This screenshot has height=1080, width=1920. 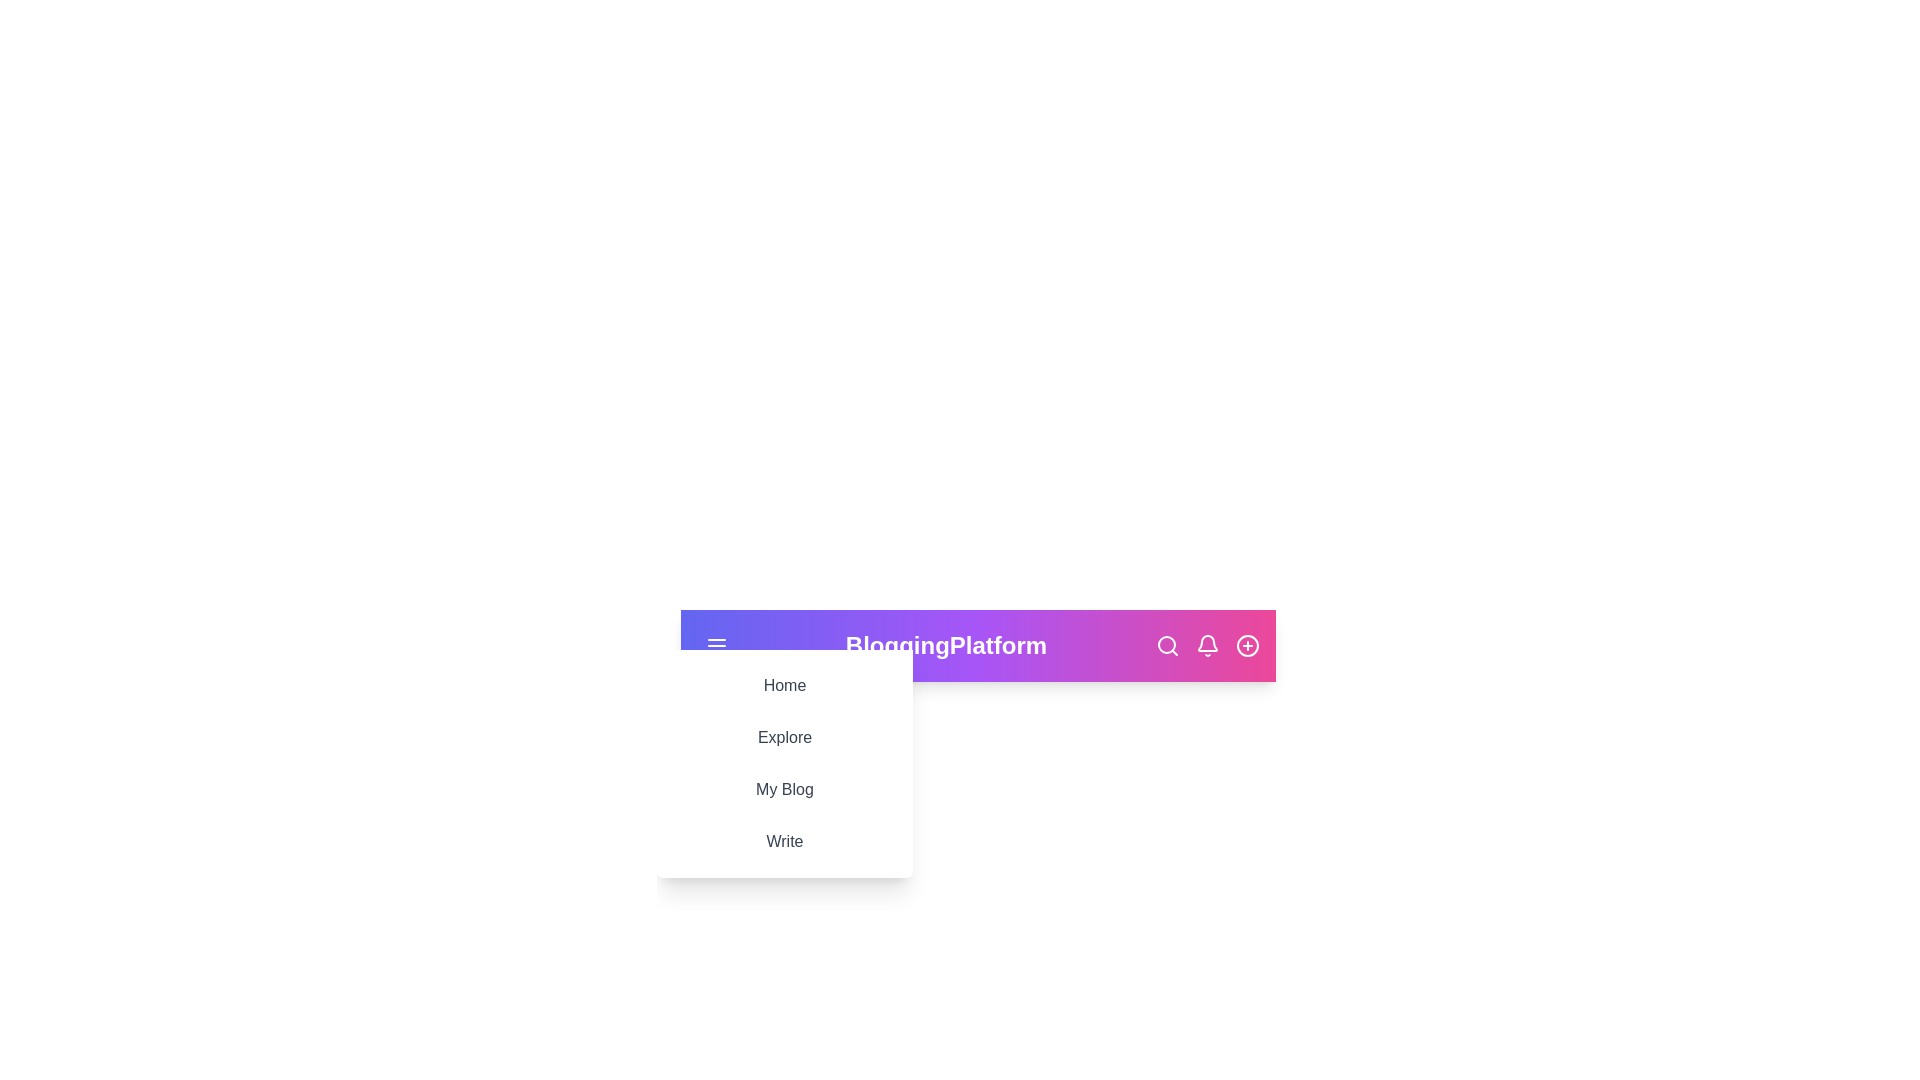 What do you see at coordinates (1167, 645) in the screenshot?
I see `the search icon in the app bar` at bounding box center [1167, 645].